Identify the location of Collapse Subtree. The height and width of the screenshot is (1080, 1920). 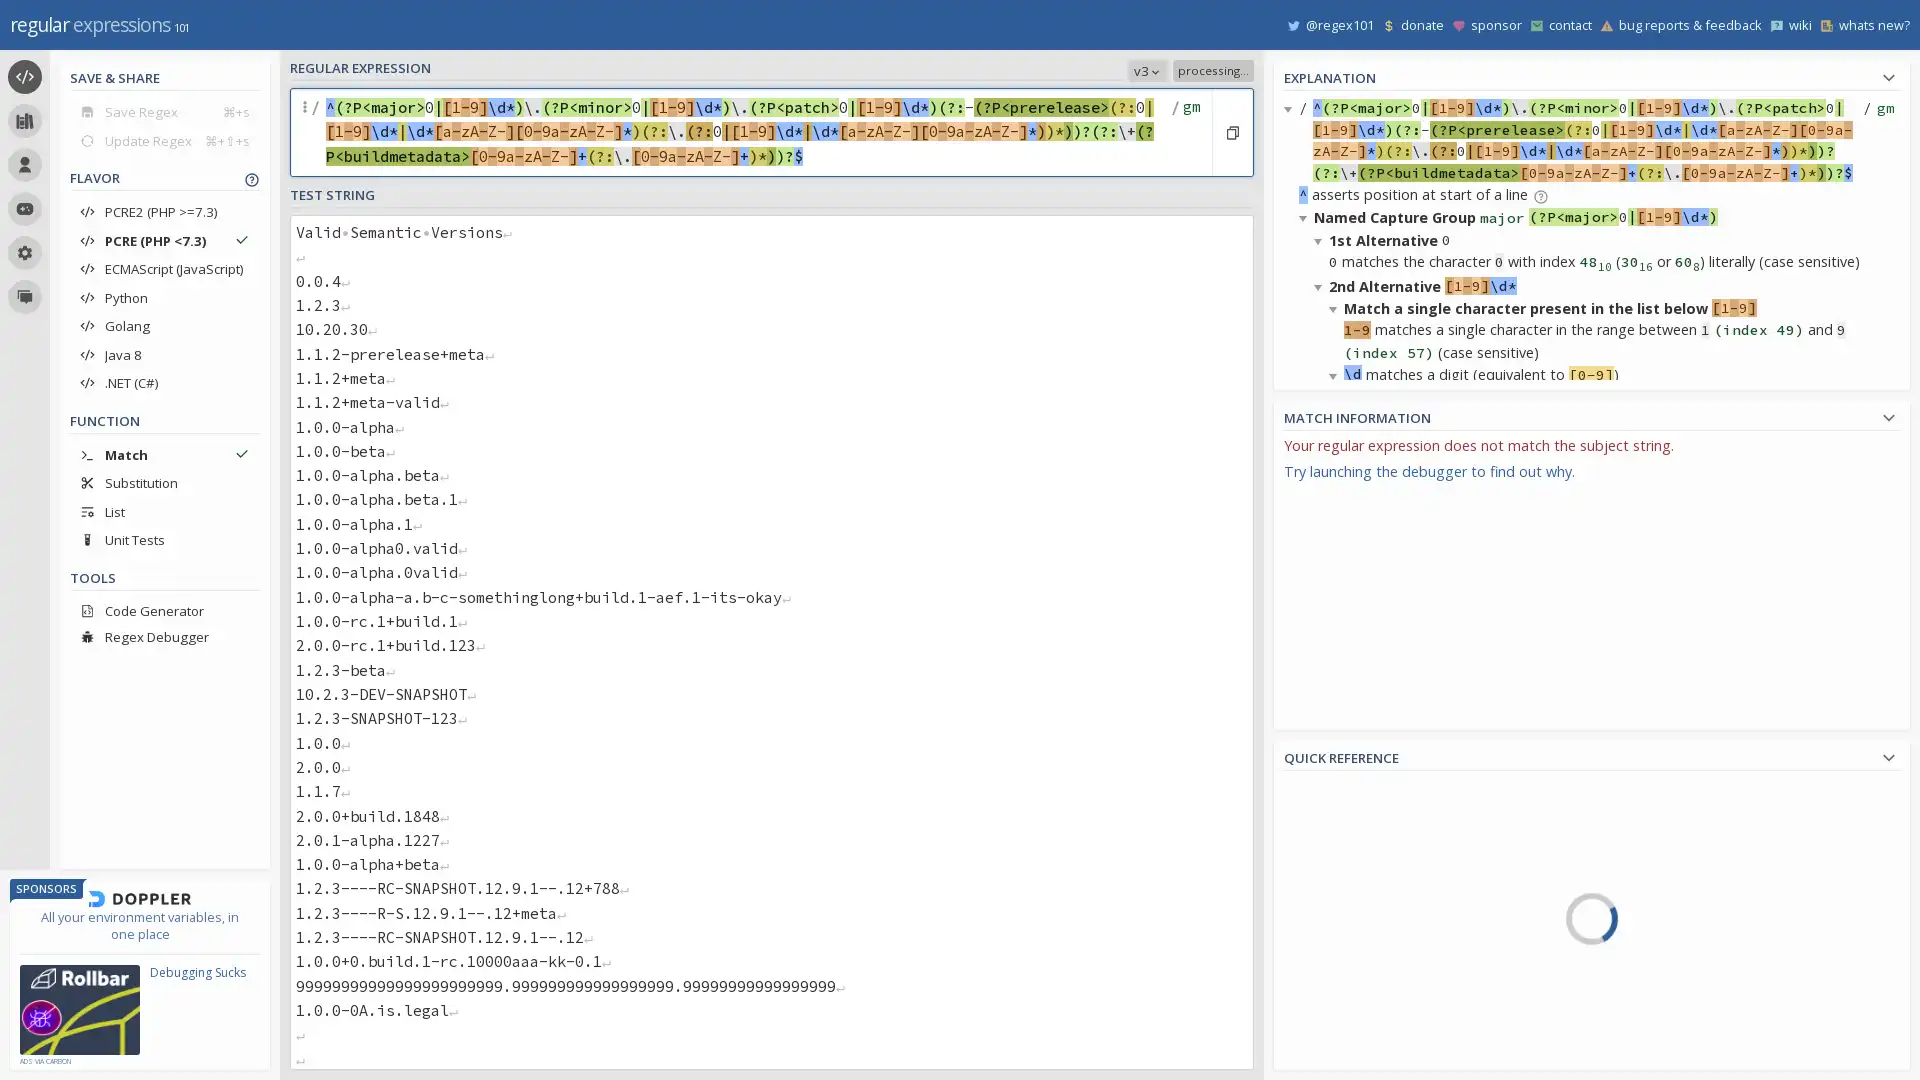
(1336, 806).